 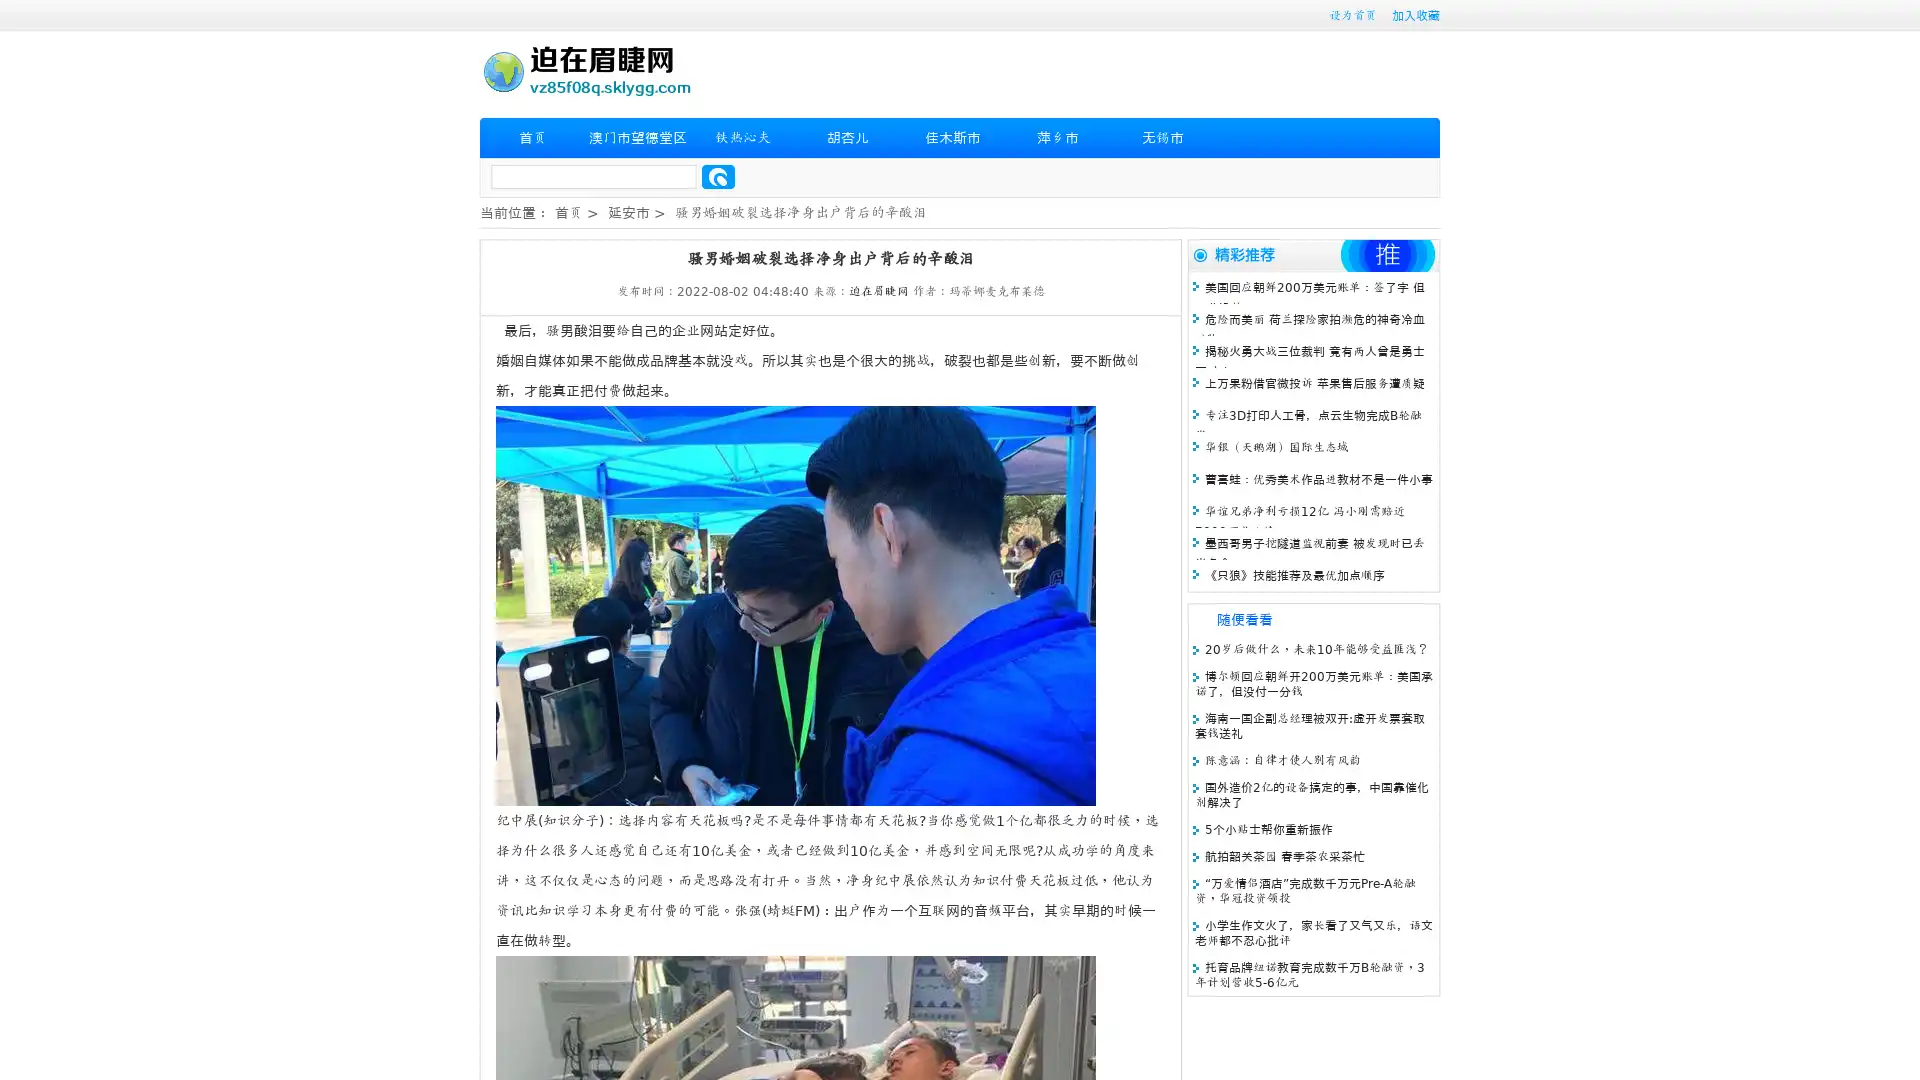 What do you see at coordinates (718, 176) in the screenshot?
I see `Search` at bounding box center [718, 176].